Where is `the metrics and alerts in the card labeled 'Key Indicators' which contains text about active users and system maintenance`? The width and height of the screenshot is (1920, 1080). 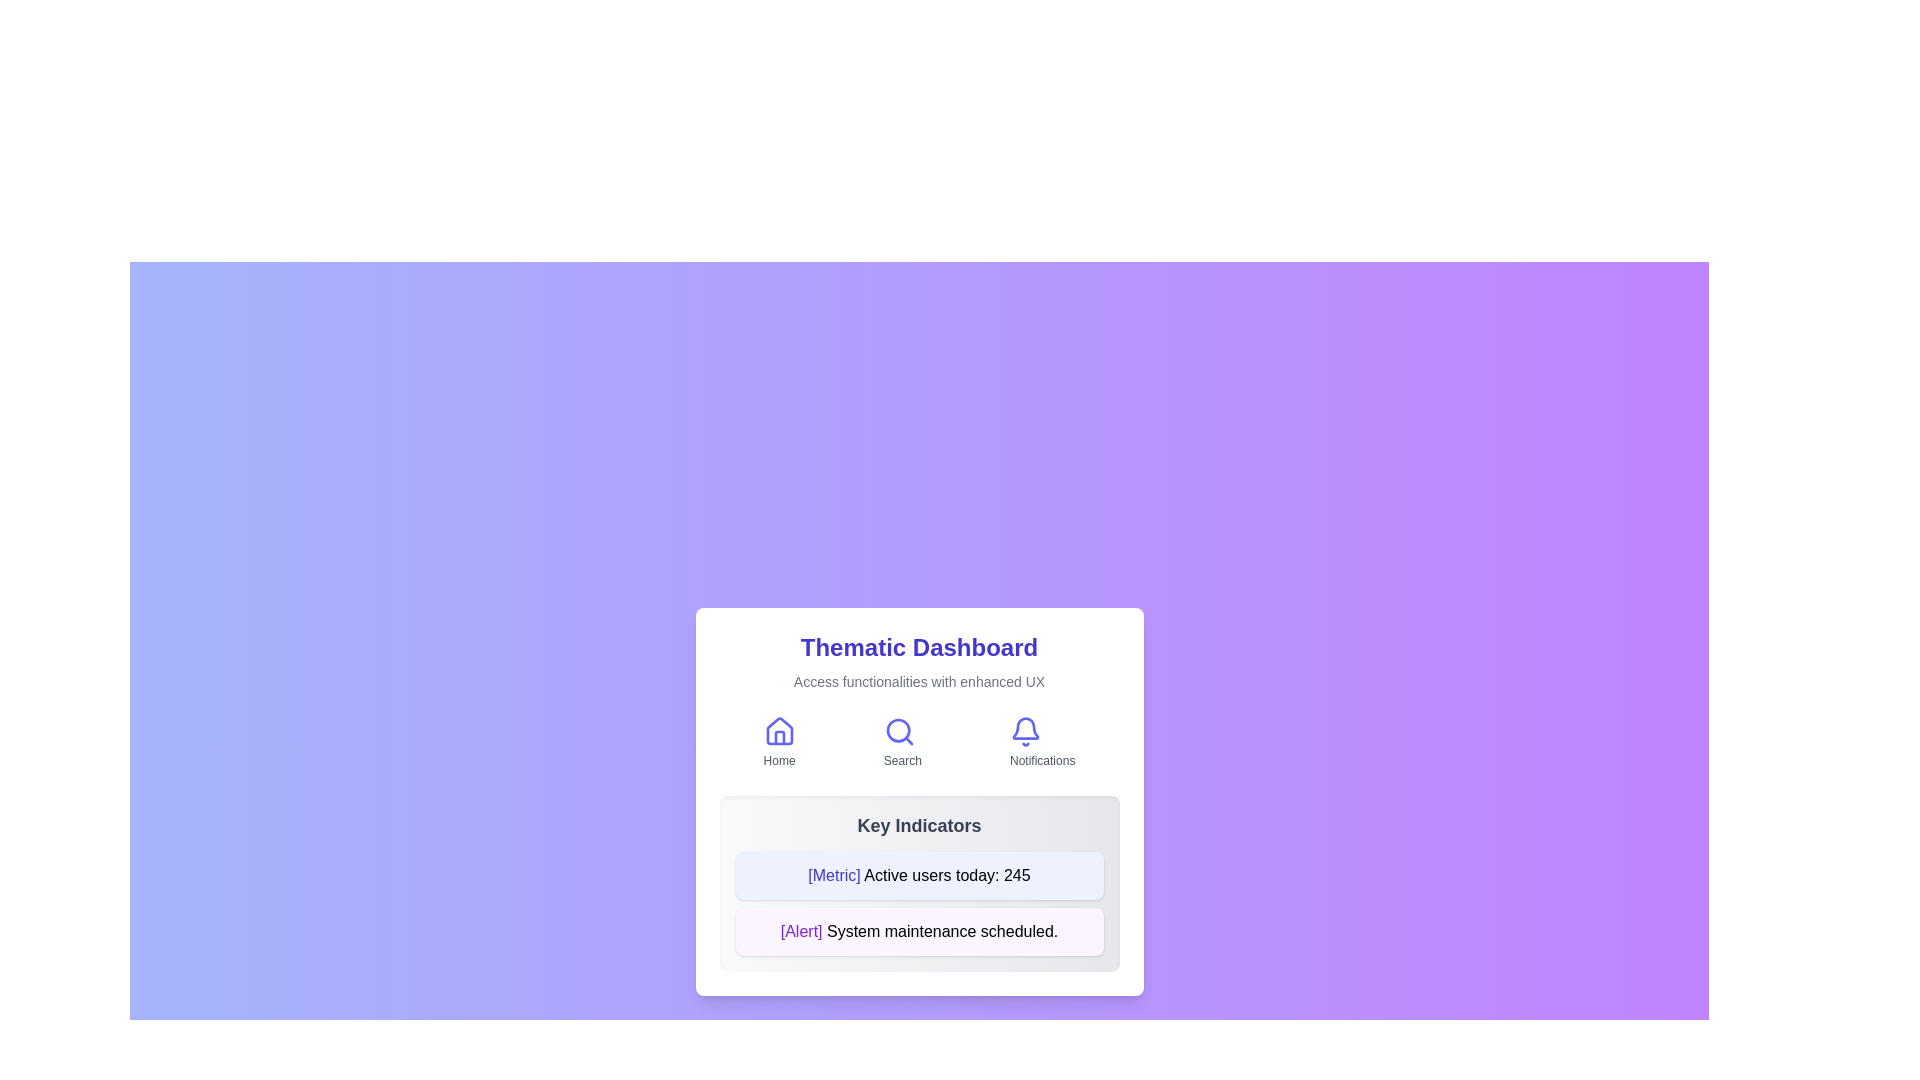
the metrics and alerts in the card labeled 'Key Indicators' which contains text about active users and system maintenance is located at coordinates (918, 882).